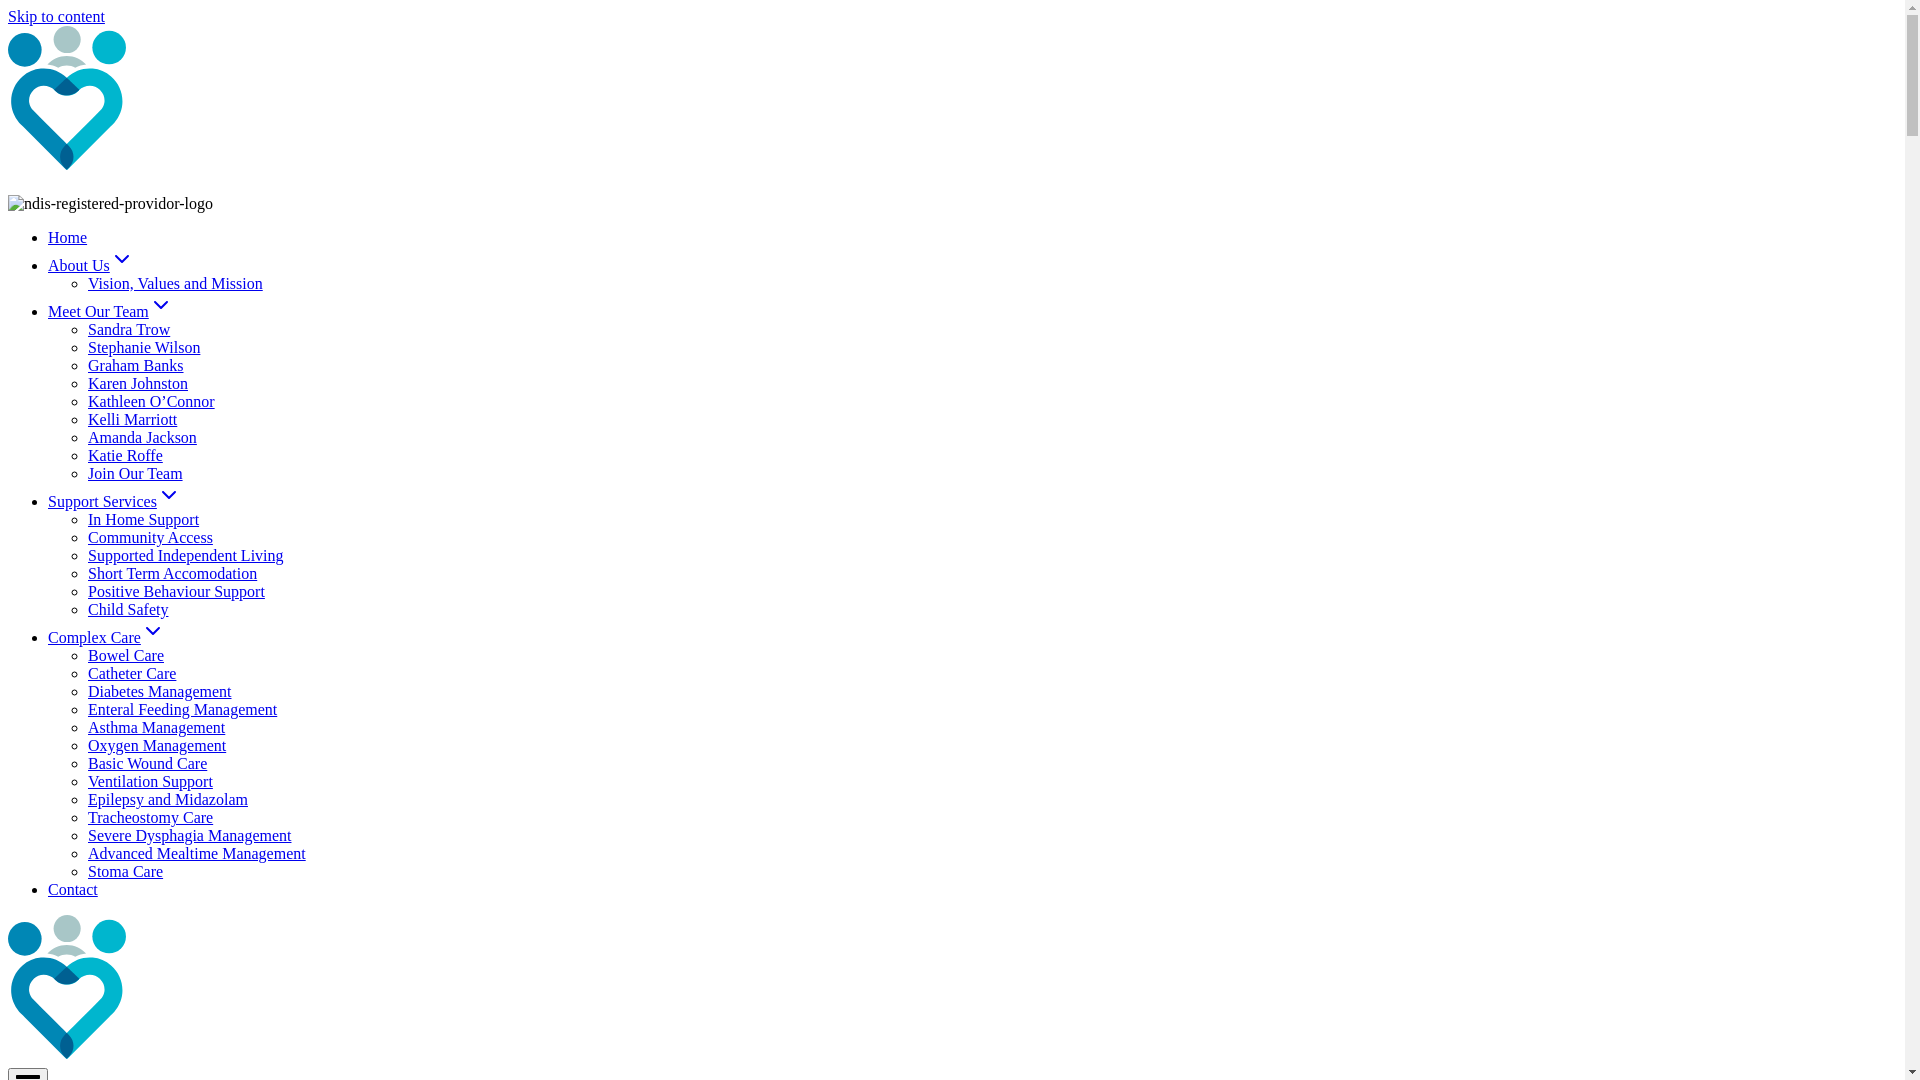  Describe the element at coordinates (124, 455) in the screenshot. I see `'Katie Roffe'` at that location.